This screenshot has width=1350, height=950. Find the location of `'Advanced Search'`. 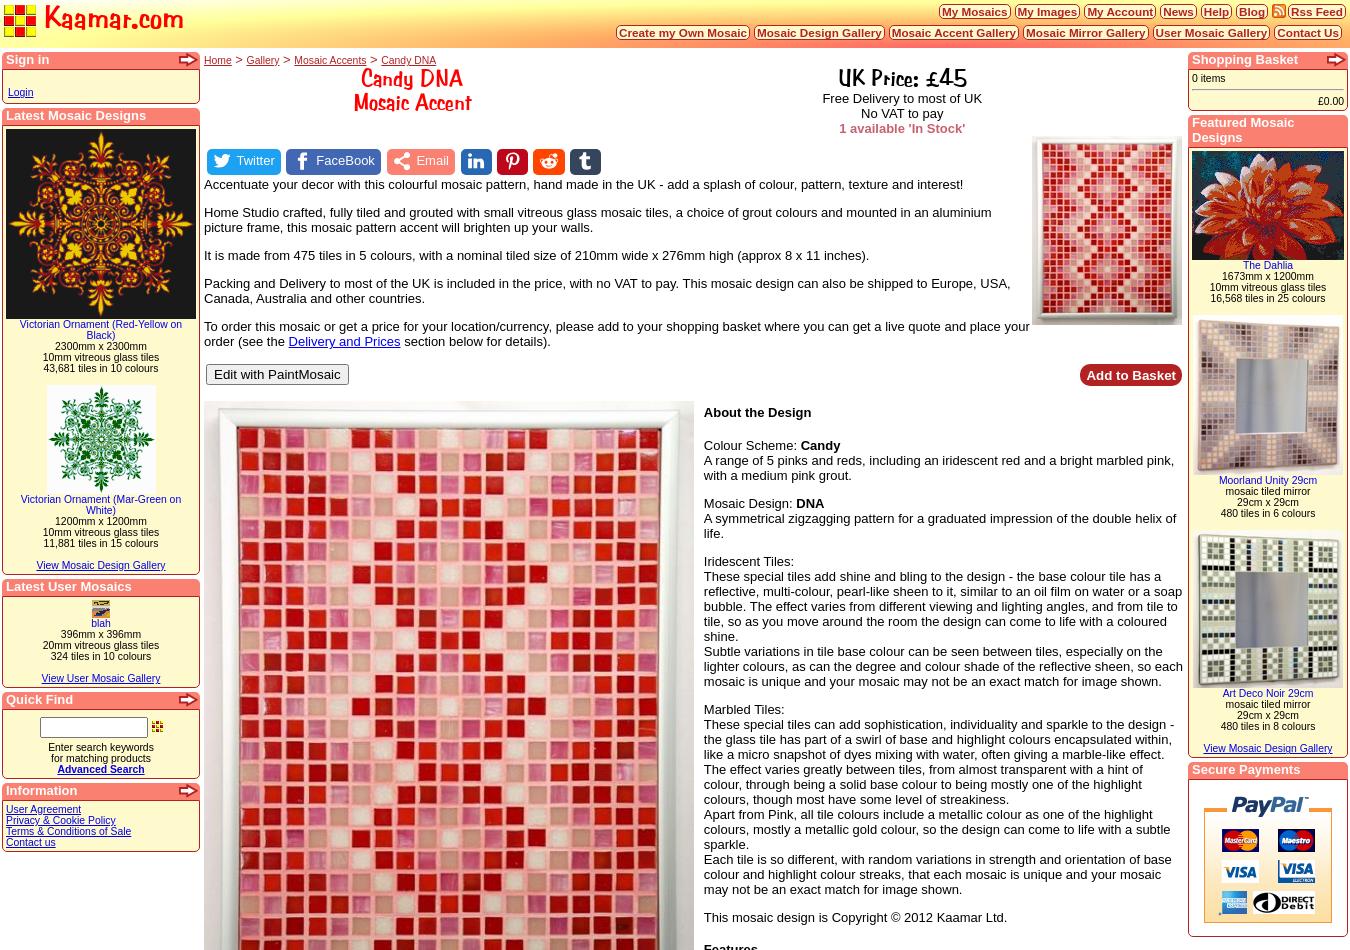

'Advanced Search' is located at coordinates (55, 768).